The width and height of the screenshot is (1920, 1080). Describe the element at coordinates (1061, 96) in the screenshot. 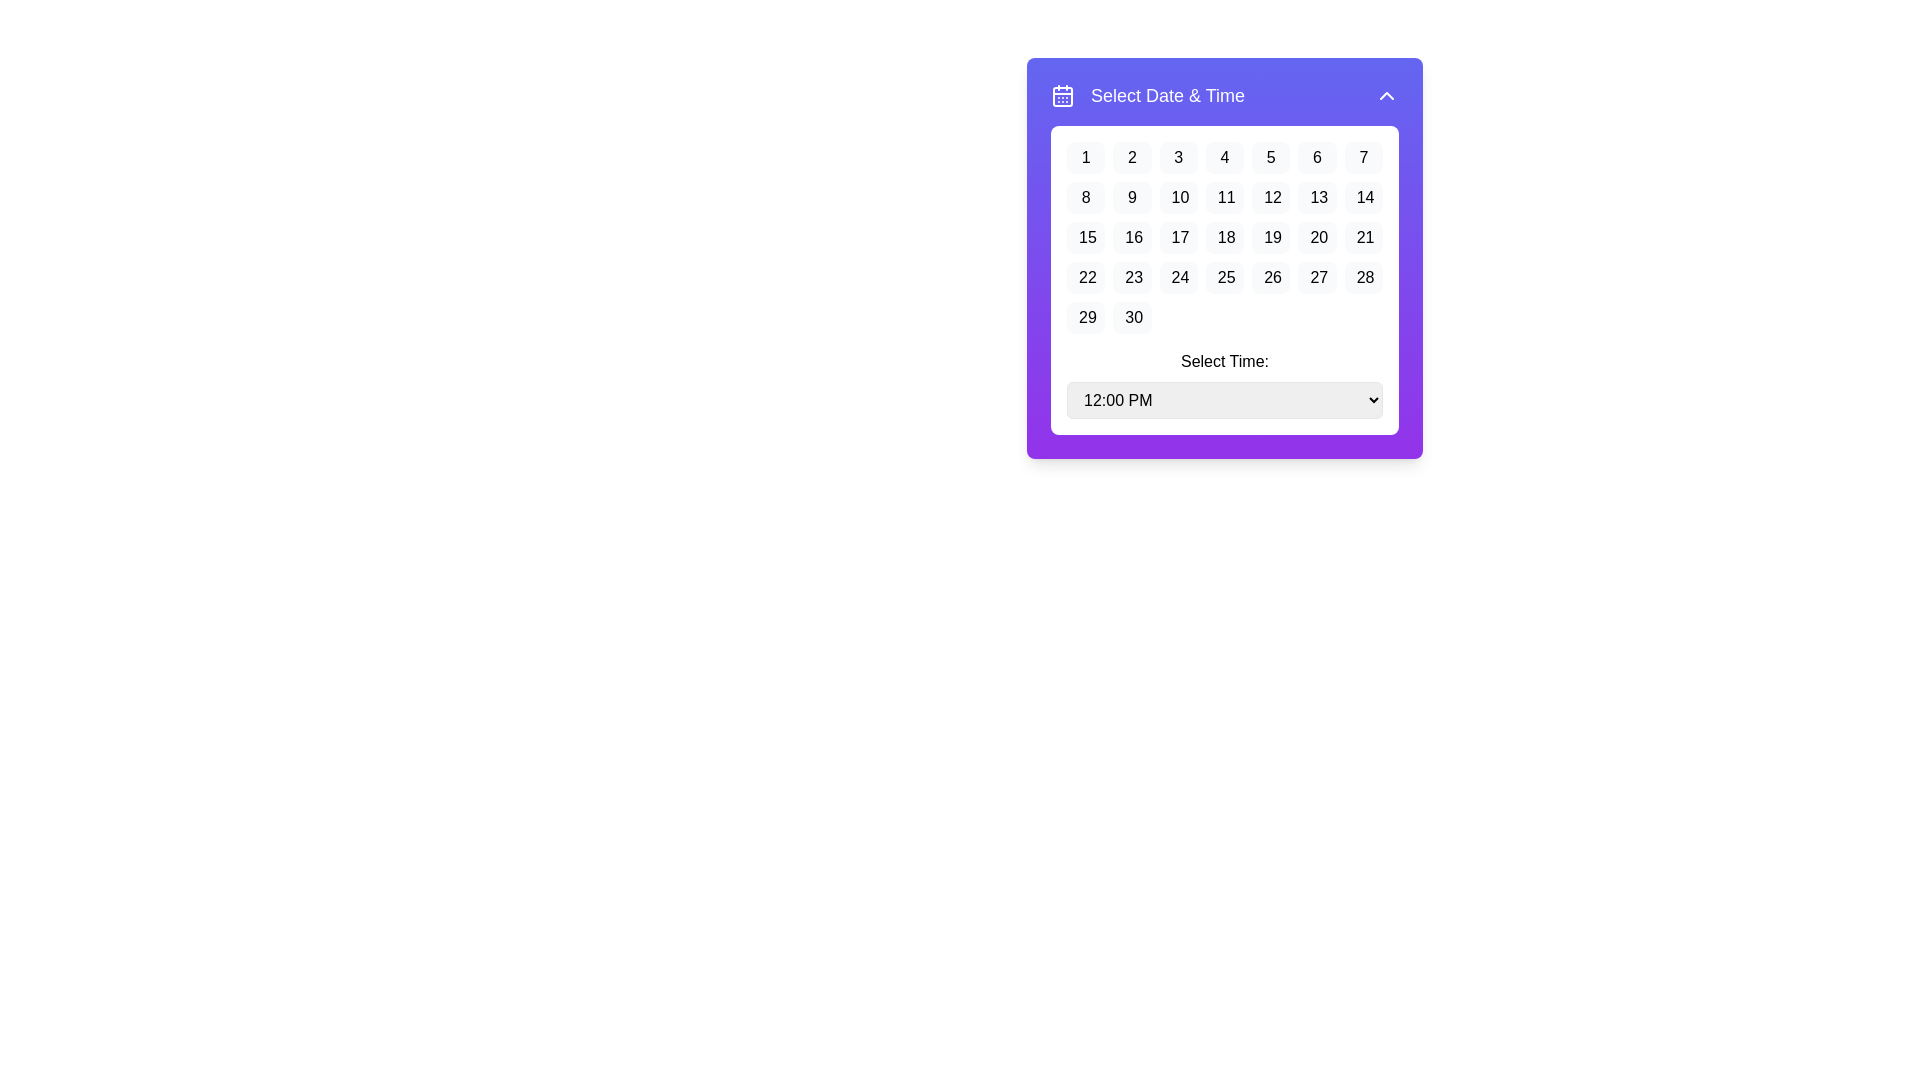

I see `the decorative rounded rectangle inside the purple and white calendar-like icon next to the 'Select Date & Time' text` at that location.